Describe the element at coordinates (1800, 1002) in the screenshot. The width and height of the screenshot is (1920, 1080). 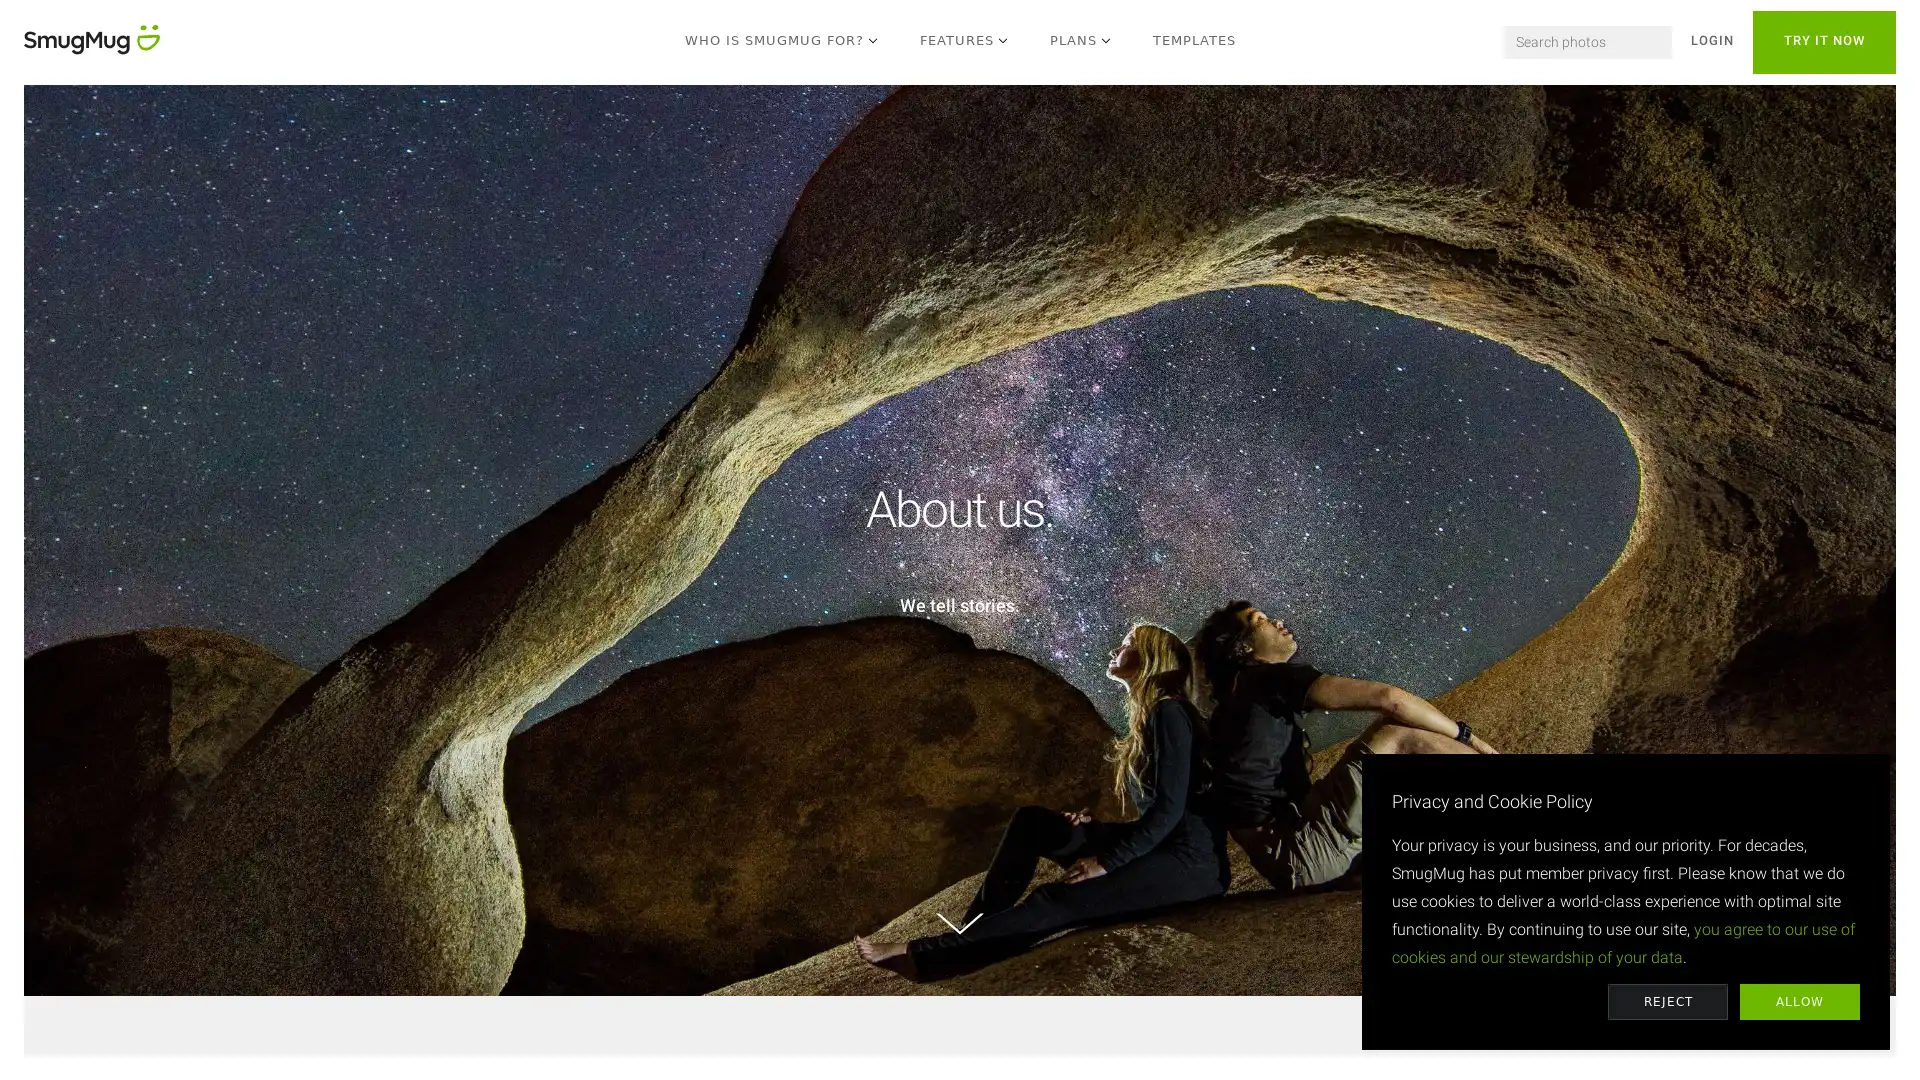
I see `ALLOW` at that location.